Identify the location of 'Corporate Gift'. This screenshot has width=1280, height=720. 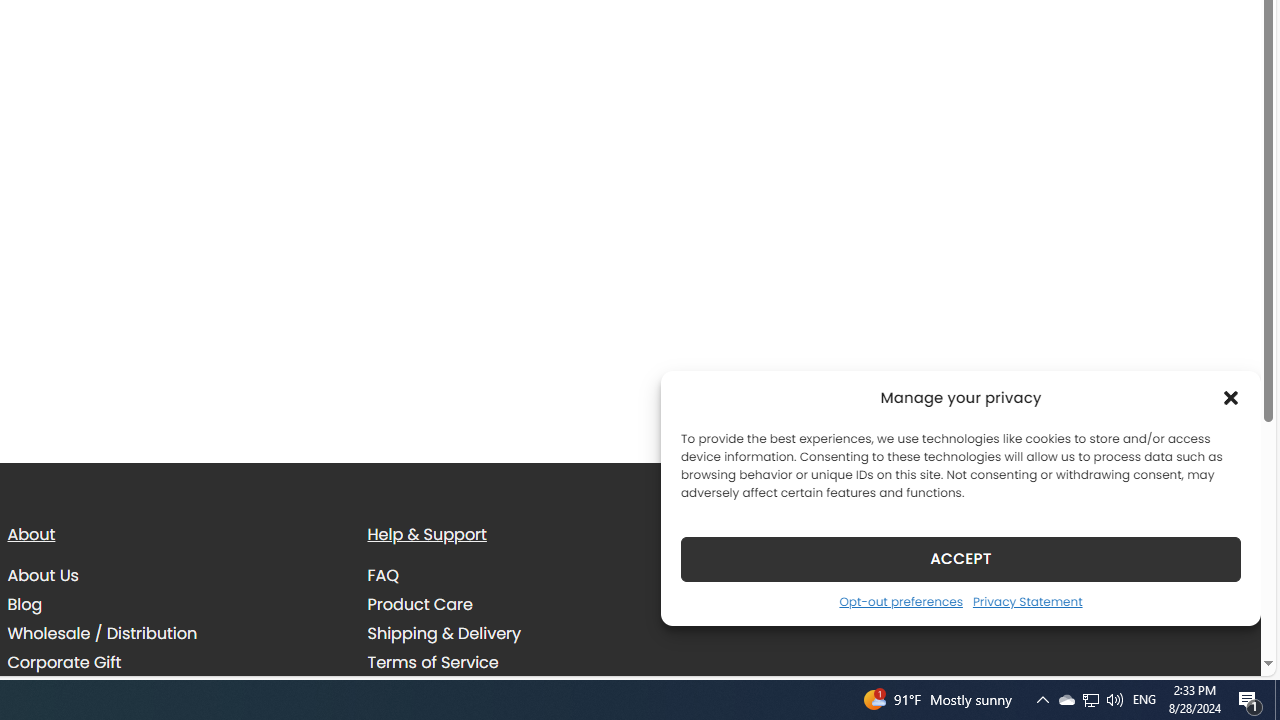
(172, 662).